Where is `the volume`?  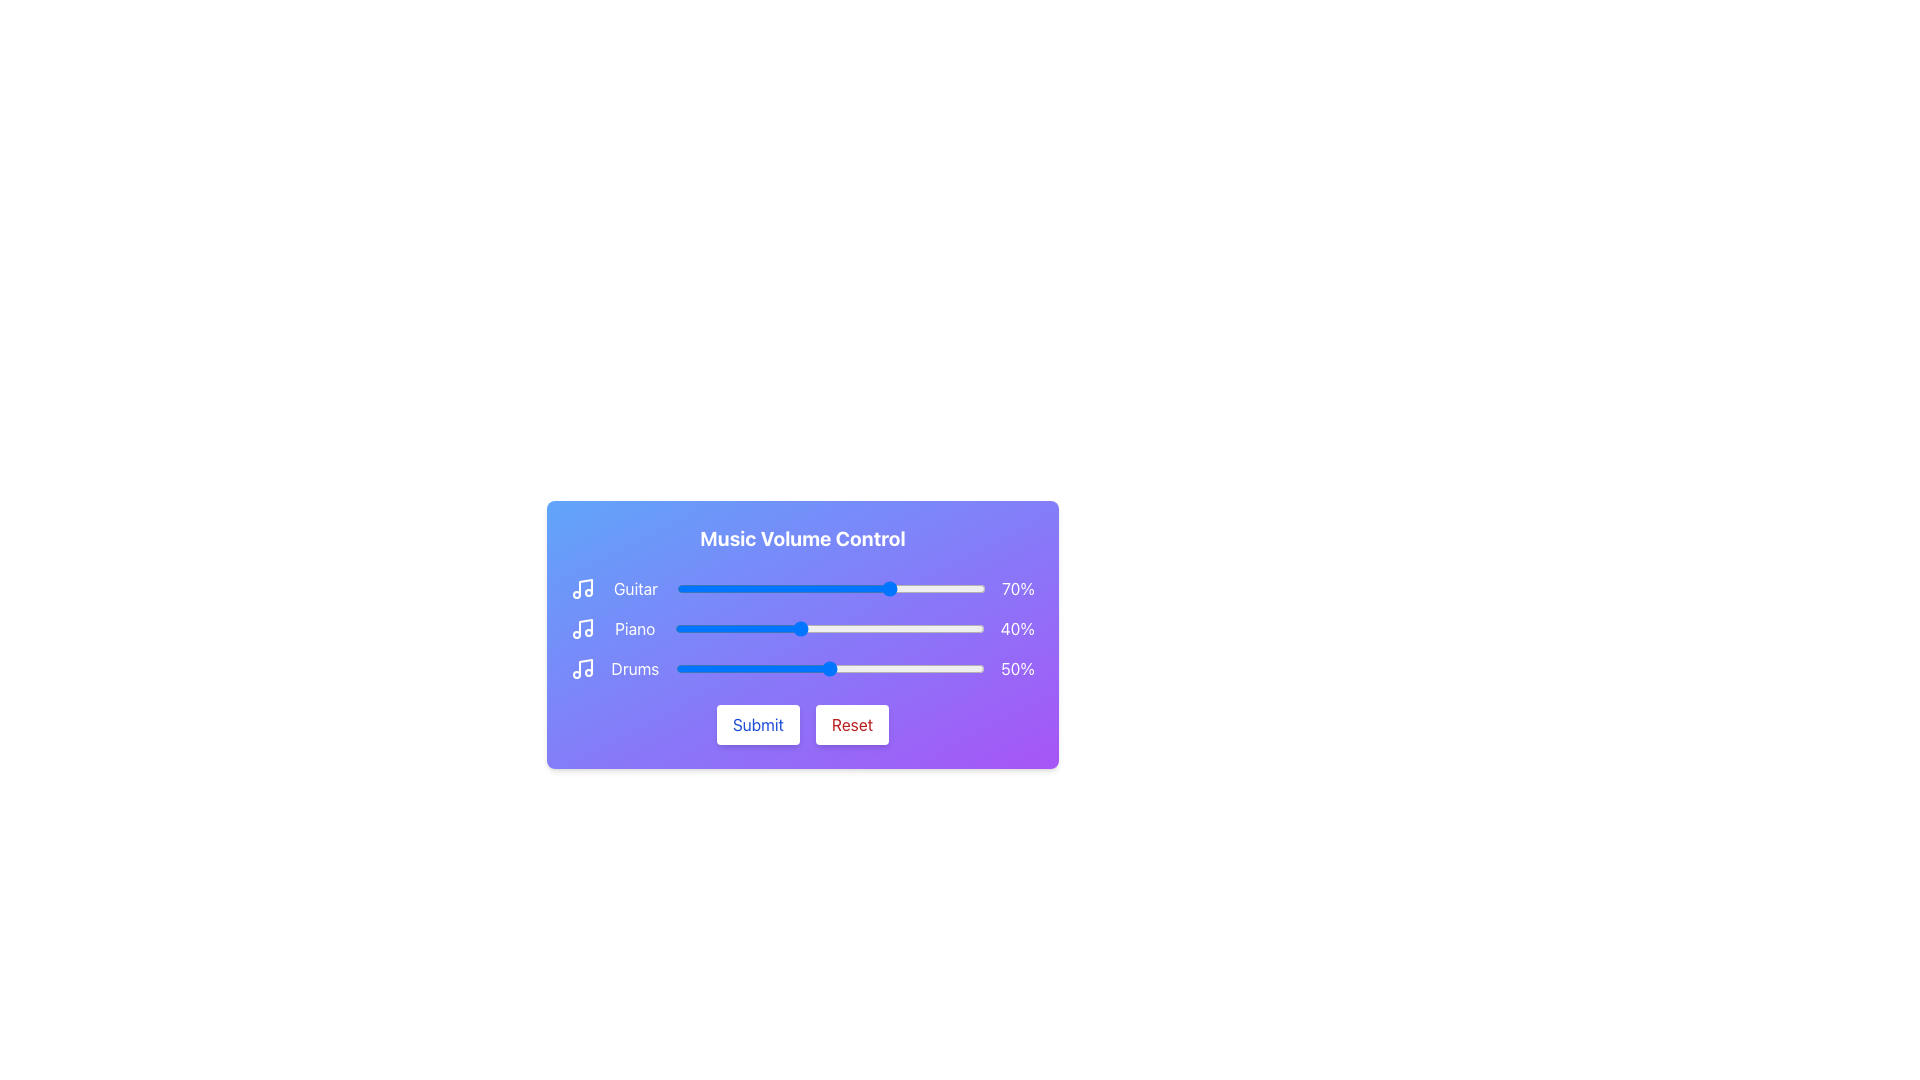
the volume is located at coordinates (821, 668).